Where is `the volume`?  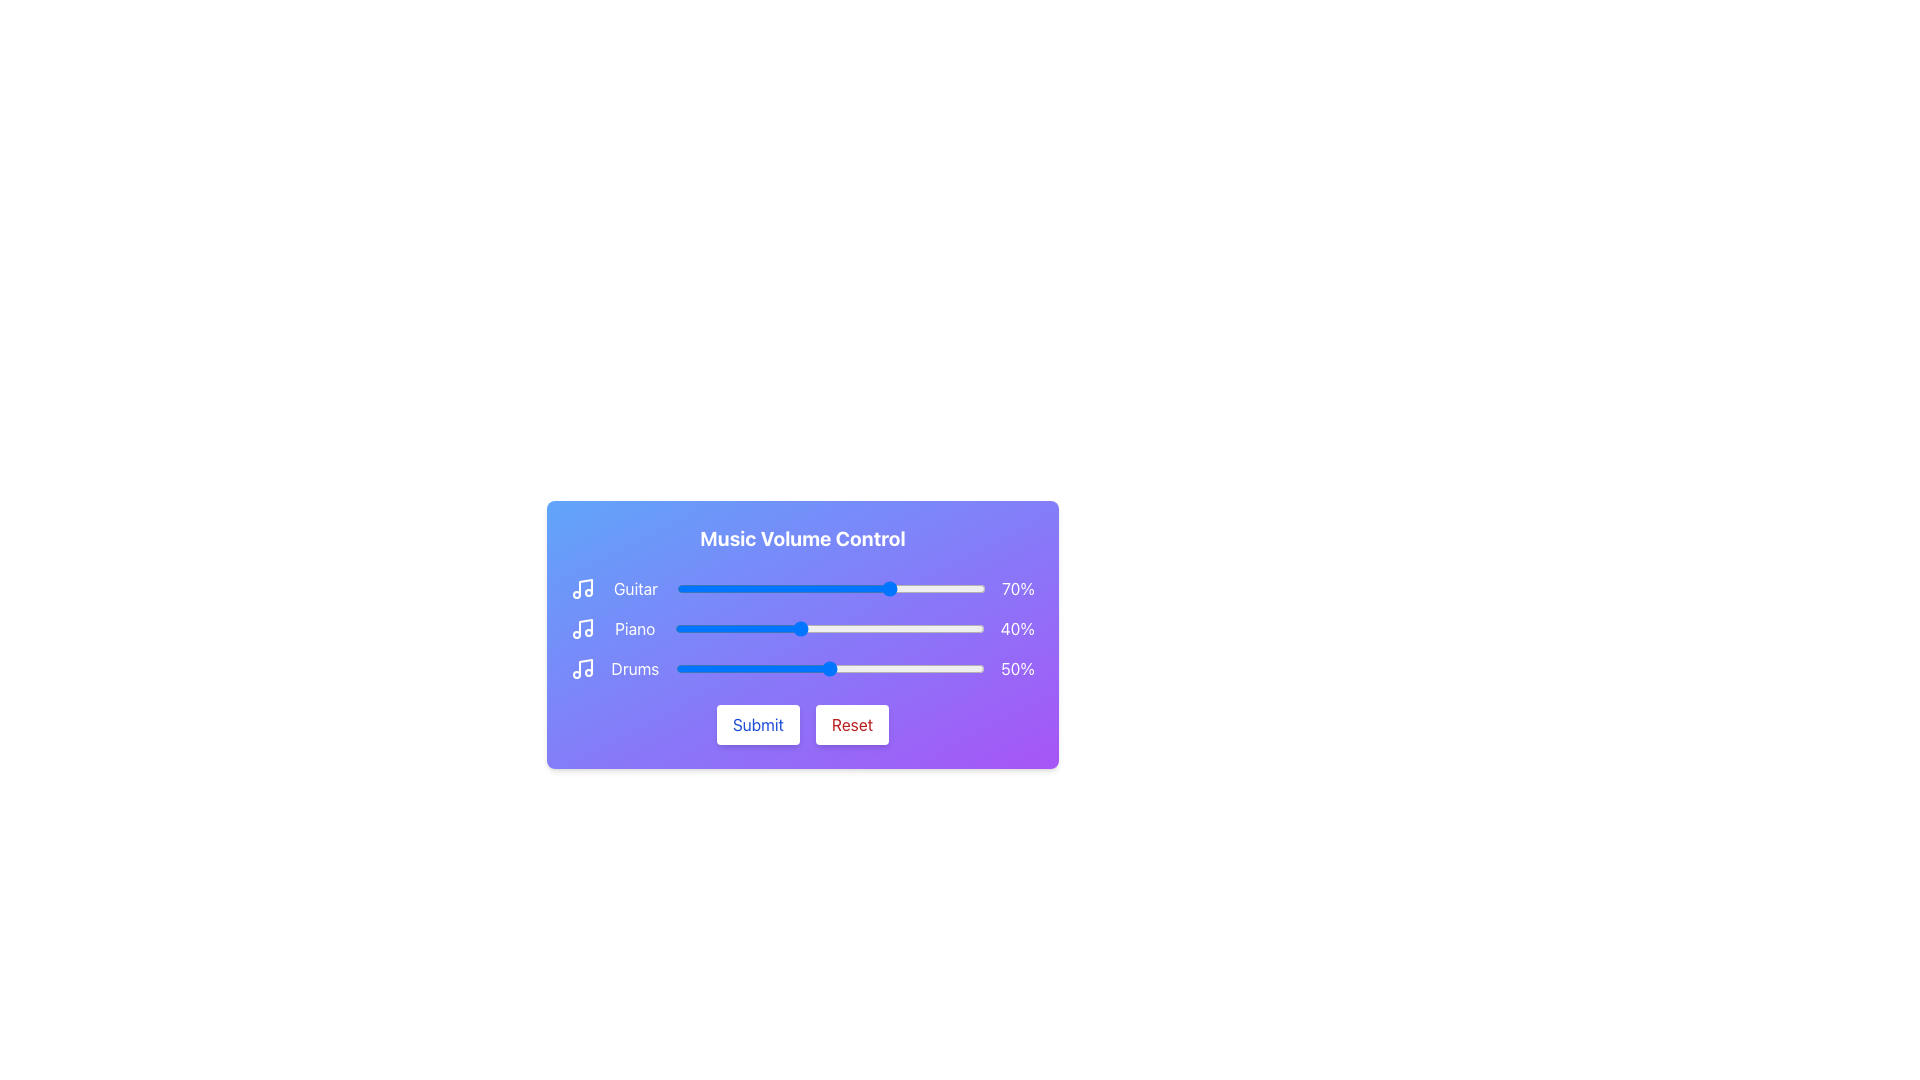
the volume is located at coordinates (821, 668).